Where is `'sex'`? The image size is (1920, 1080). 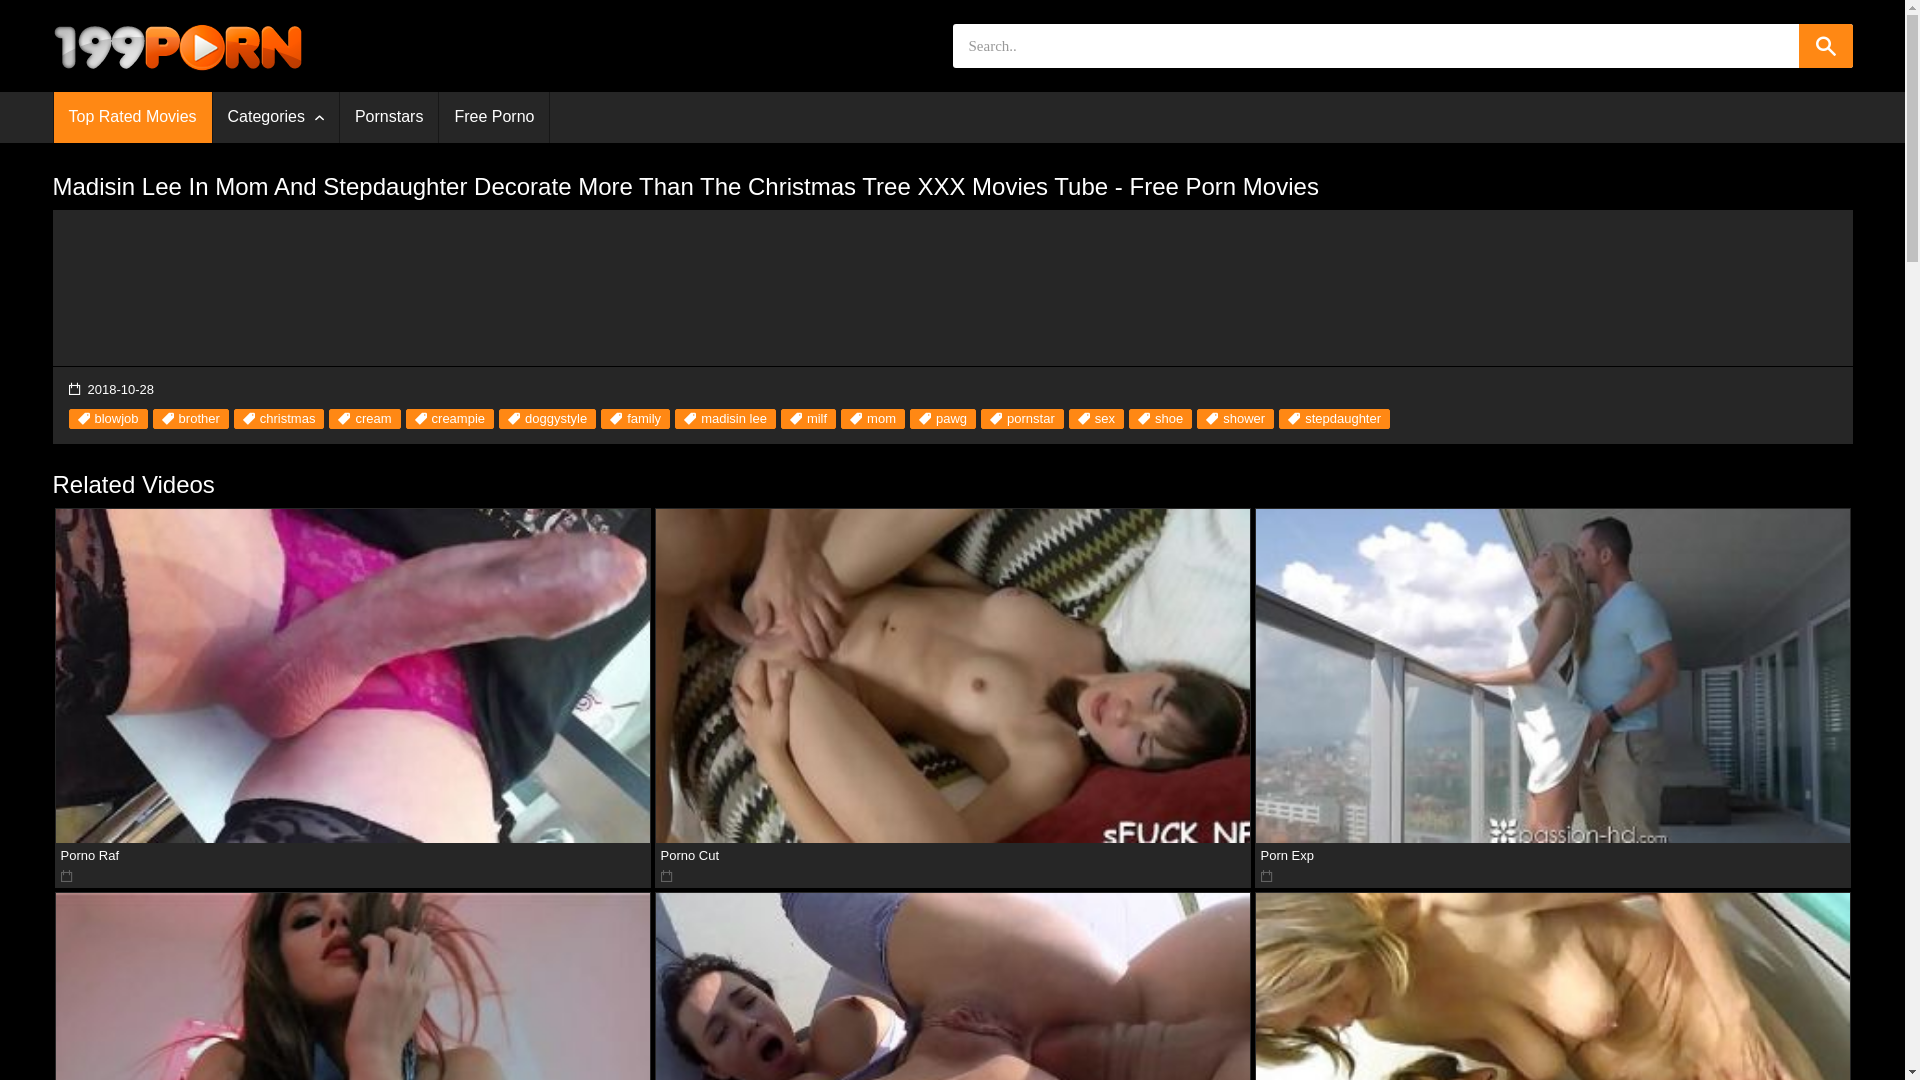 'sex' is located at coordinates (1095, 418).